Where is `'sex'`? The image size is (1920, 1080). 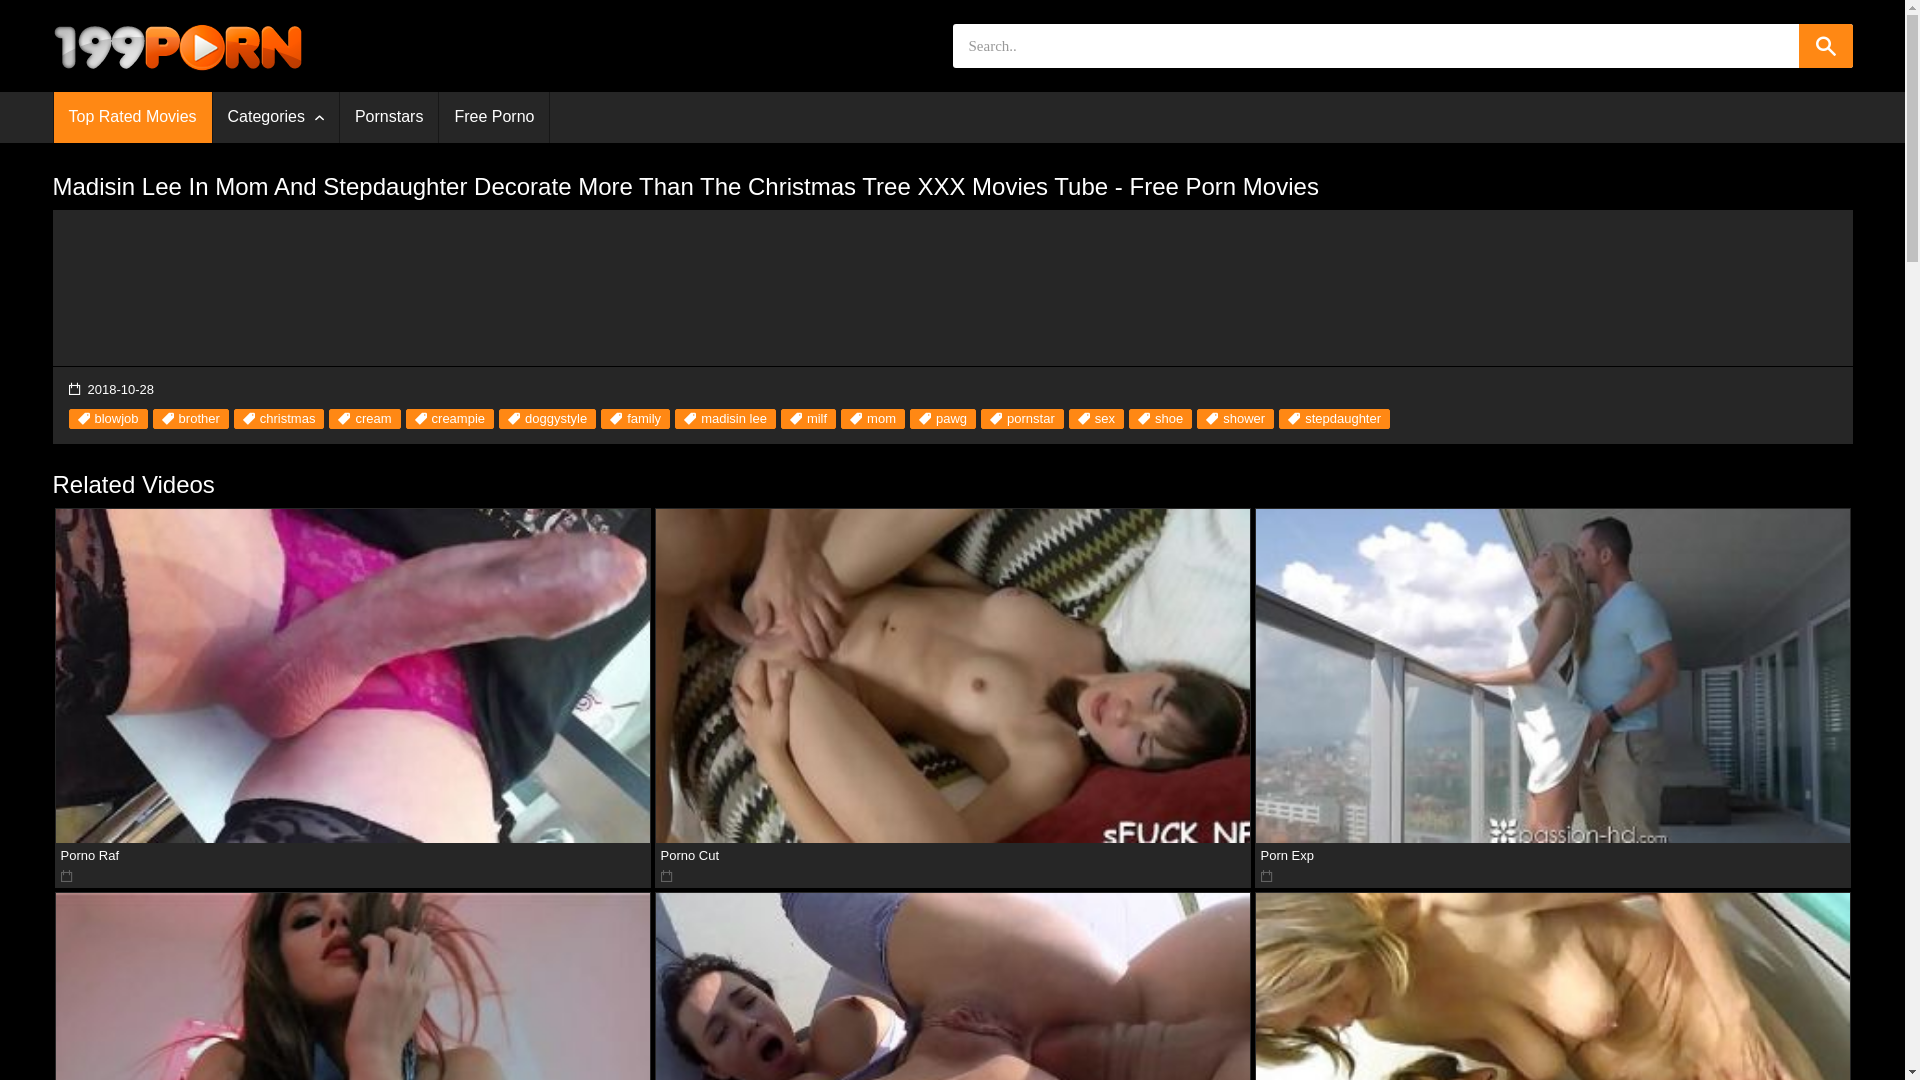 'sex' is located at coordinates (1095, 418).